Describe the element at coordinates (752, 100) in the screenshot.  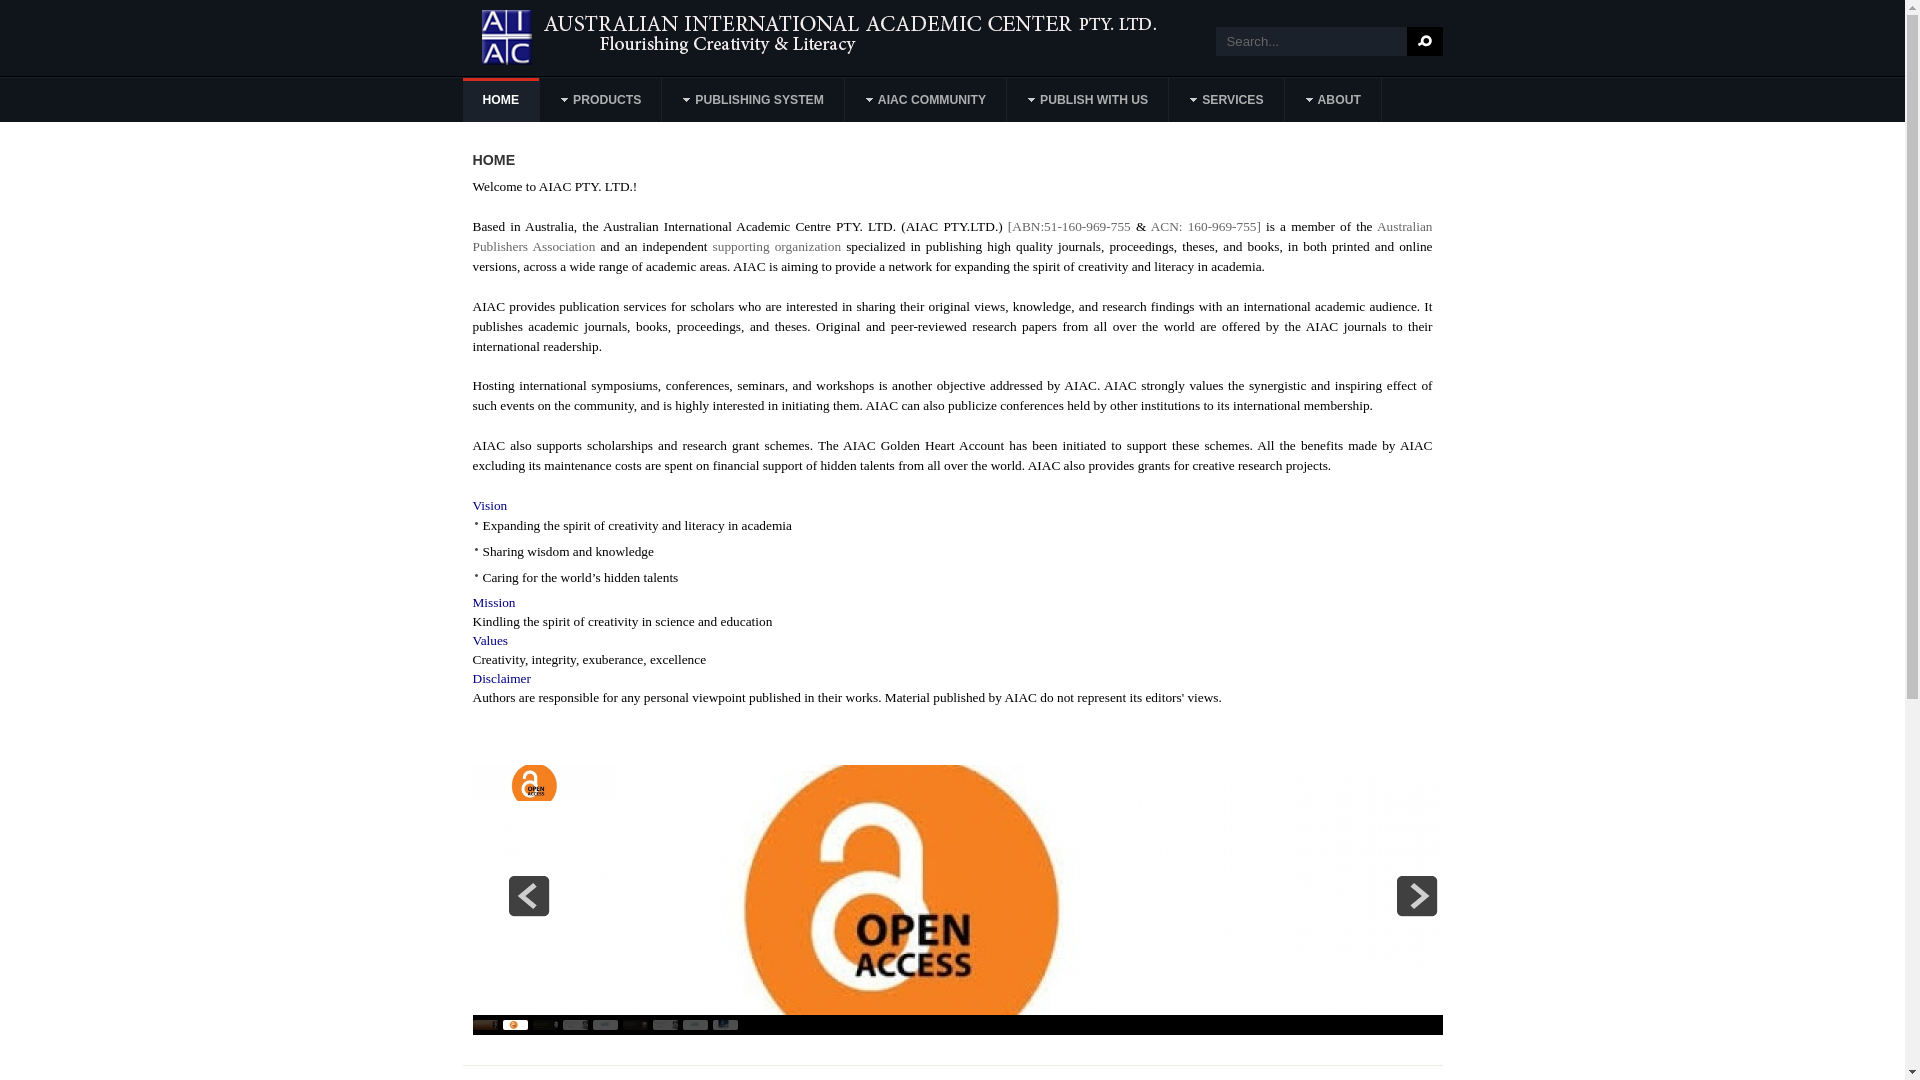
I see `'PUBLISHING SYSTEM'` at that location.